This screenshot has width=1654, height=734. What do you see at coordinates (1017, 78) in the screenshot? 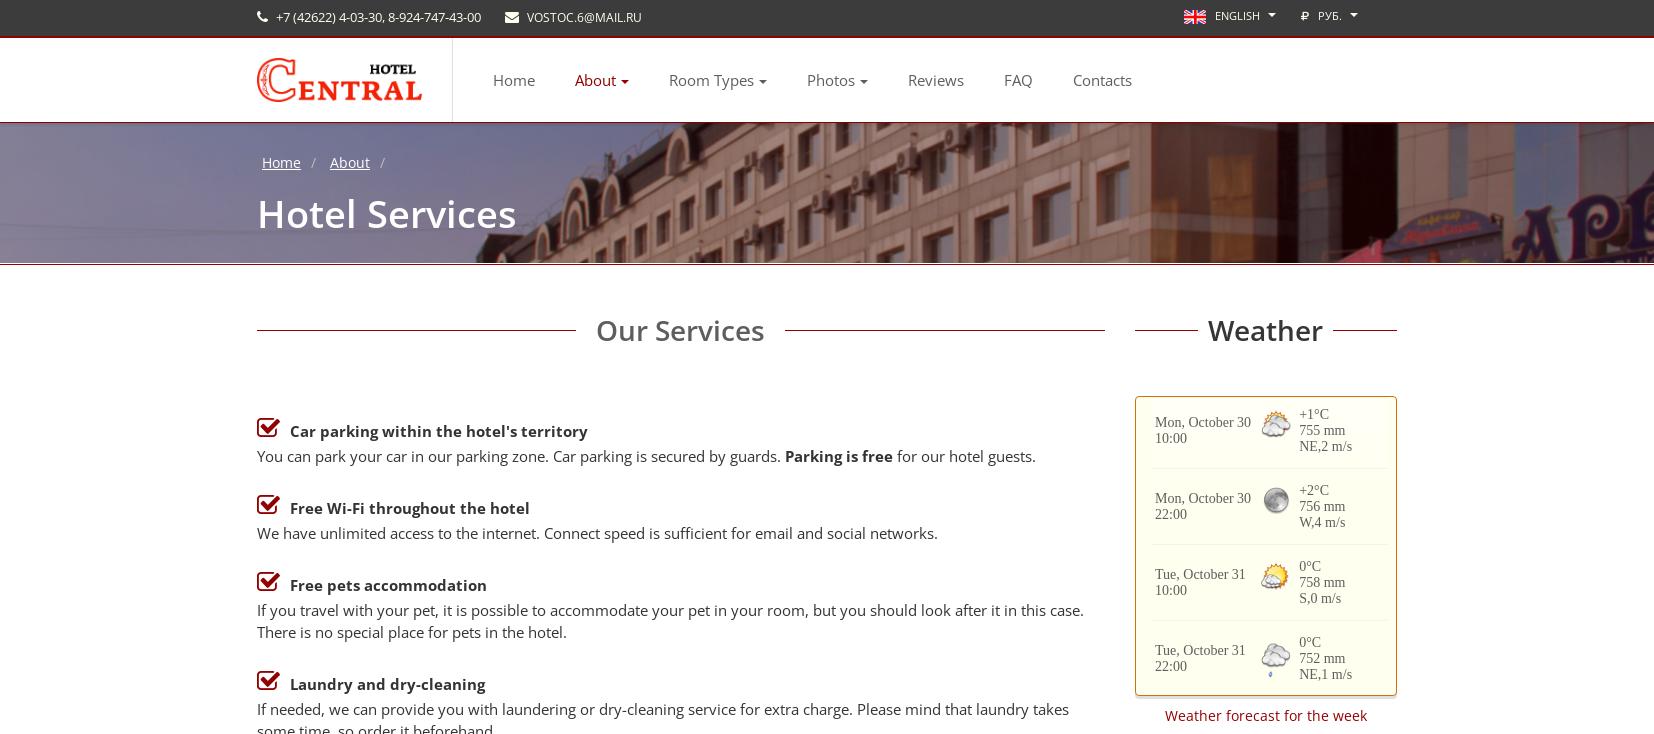
I see `'FAQ'` at bounding box center [1017, 78].